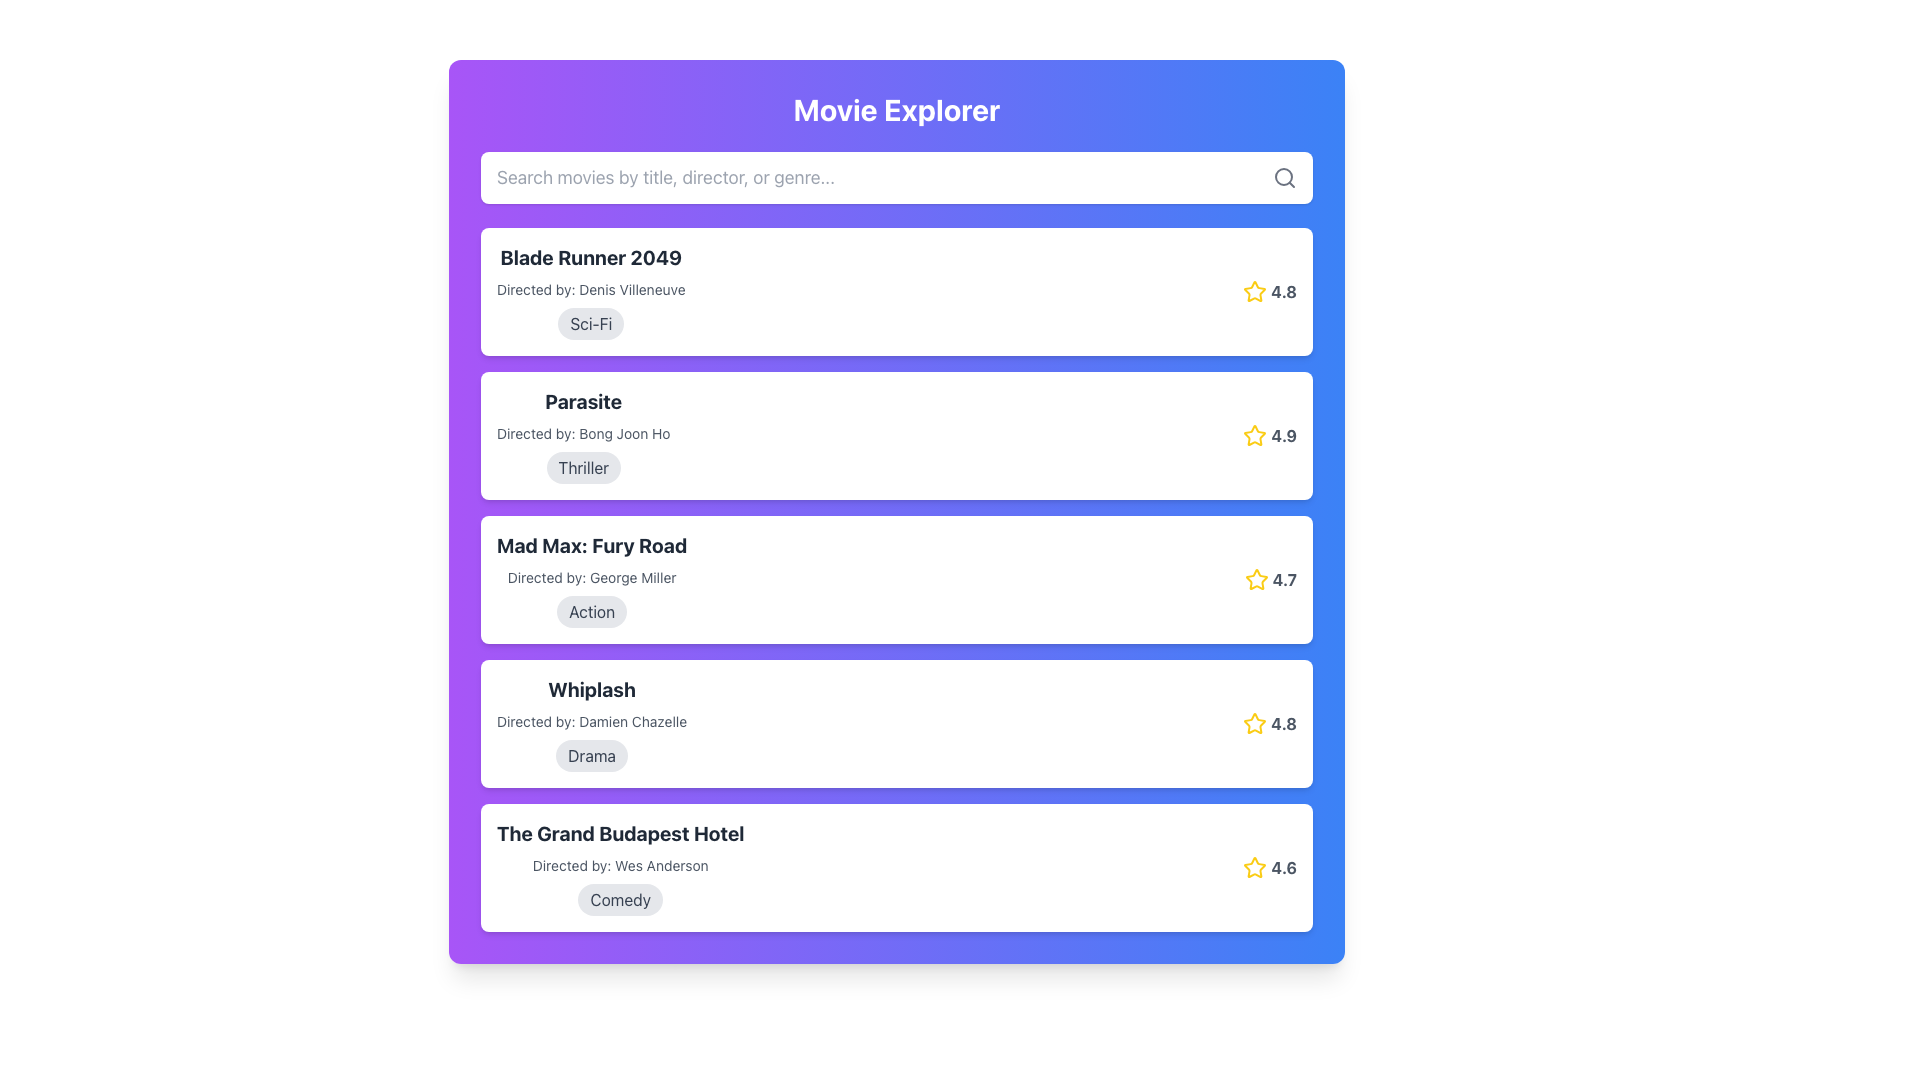 Image resolution: width=1920 pixels, height=1080 pixels. What do you see at coordinates (1285, 176) in the screenshot?
I see `the magnifying glass icon located at the right edge of the search input field, which visually indicates the search functionality` at bounding box center [1285, 176].